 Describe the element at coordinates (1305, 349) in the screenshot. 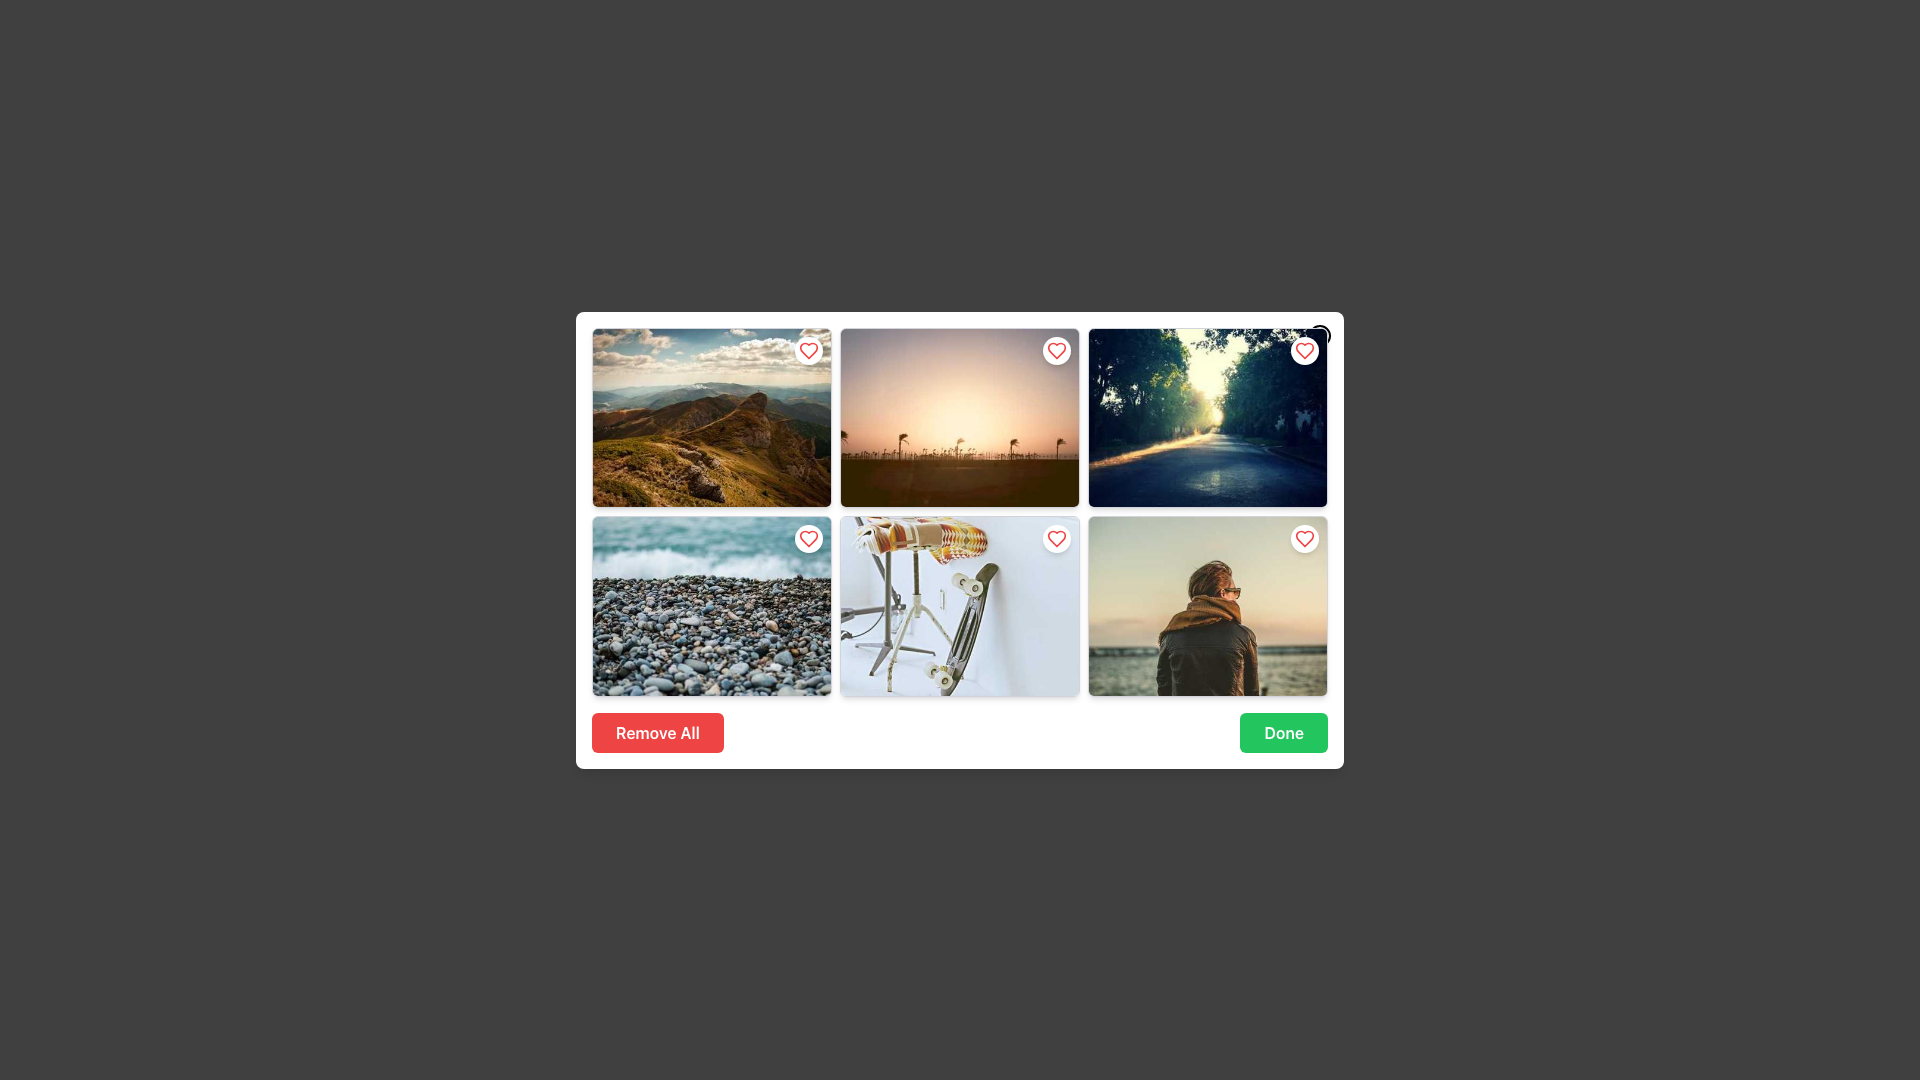

I see `the heart-shaped favorite toggle icon located at the upper-right corner of the third image in the top row of the grid layout to possibly view its tooltip` at that location.